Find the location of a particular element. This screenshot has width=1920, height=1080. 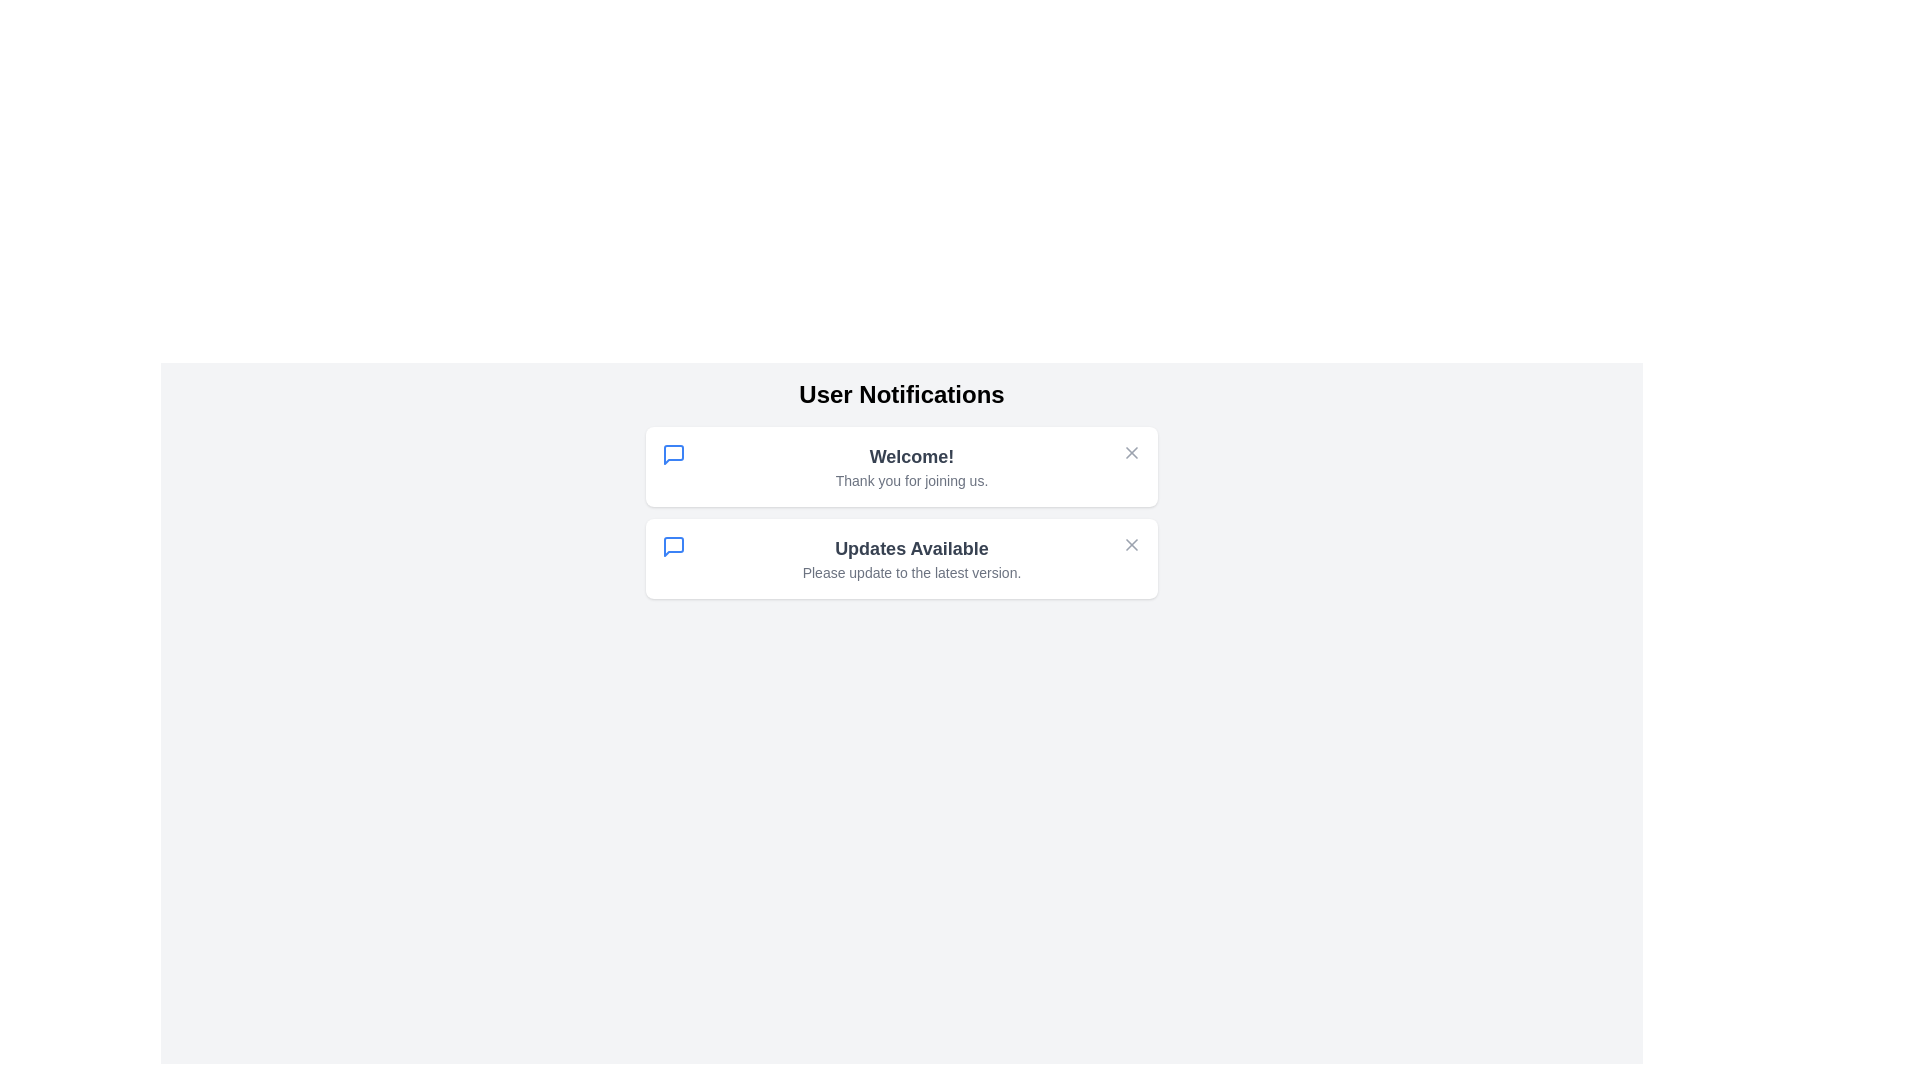

information displayed in the text label that says 'Please update to the latest version.' located directly below the 'Updates Available' header in the second notification card of the 'User Notifications' panel is located at coordinates (911, 573).